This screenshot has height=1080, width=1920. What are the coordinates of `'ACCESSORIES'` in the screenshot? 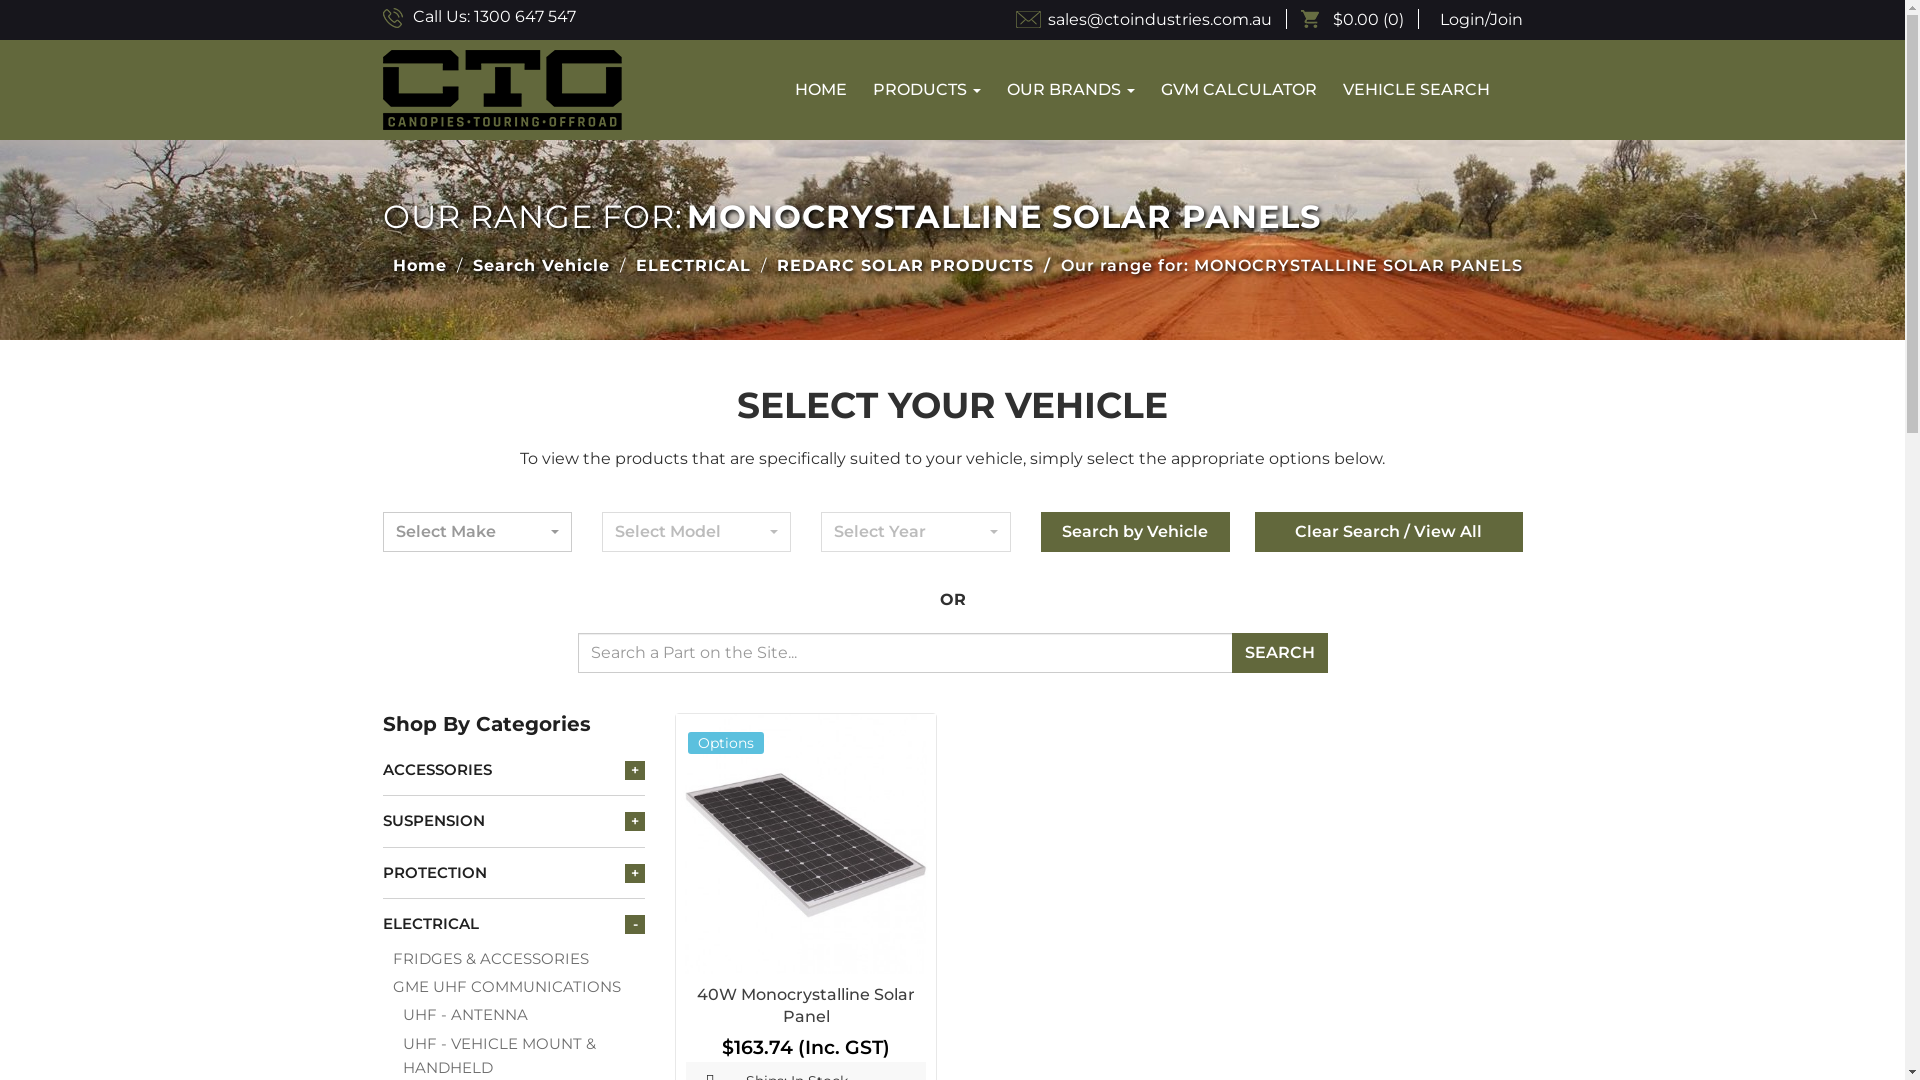 It's located at (382, 769).